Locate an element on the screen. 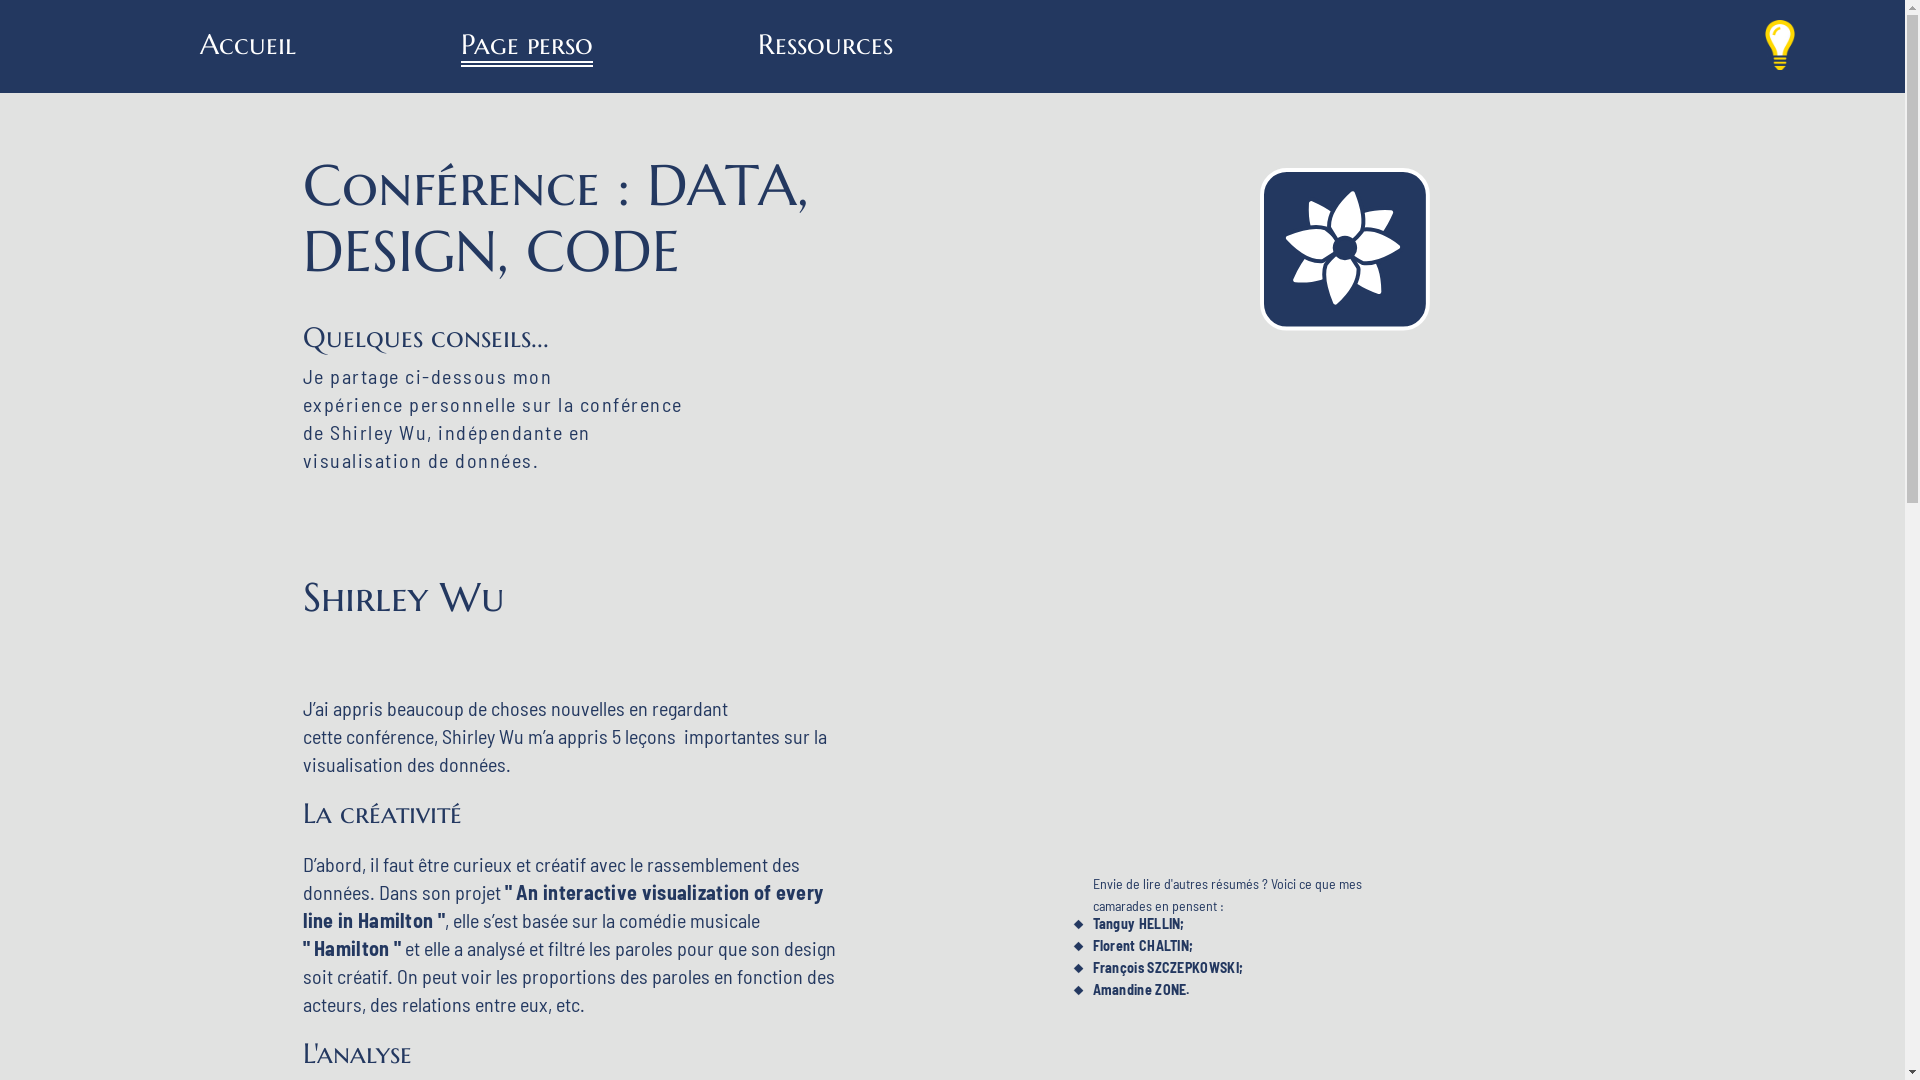 The width and height of the screenshot is (1920, 1080). 'Page perso' is located at coordinates (527, 46).